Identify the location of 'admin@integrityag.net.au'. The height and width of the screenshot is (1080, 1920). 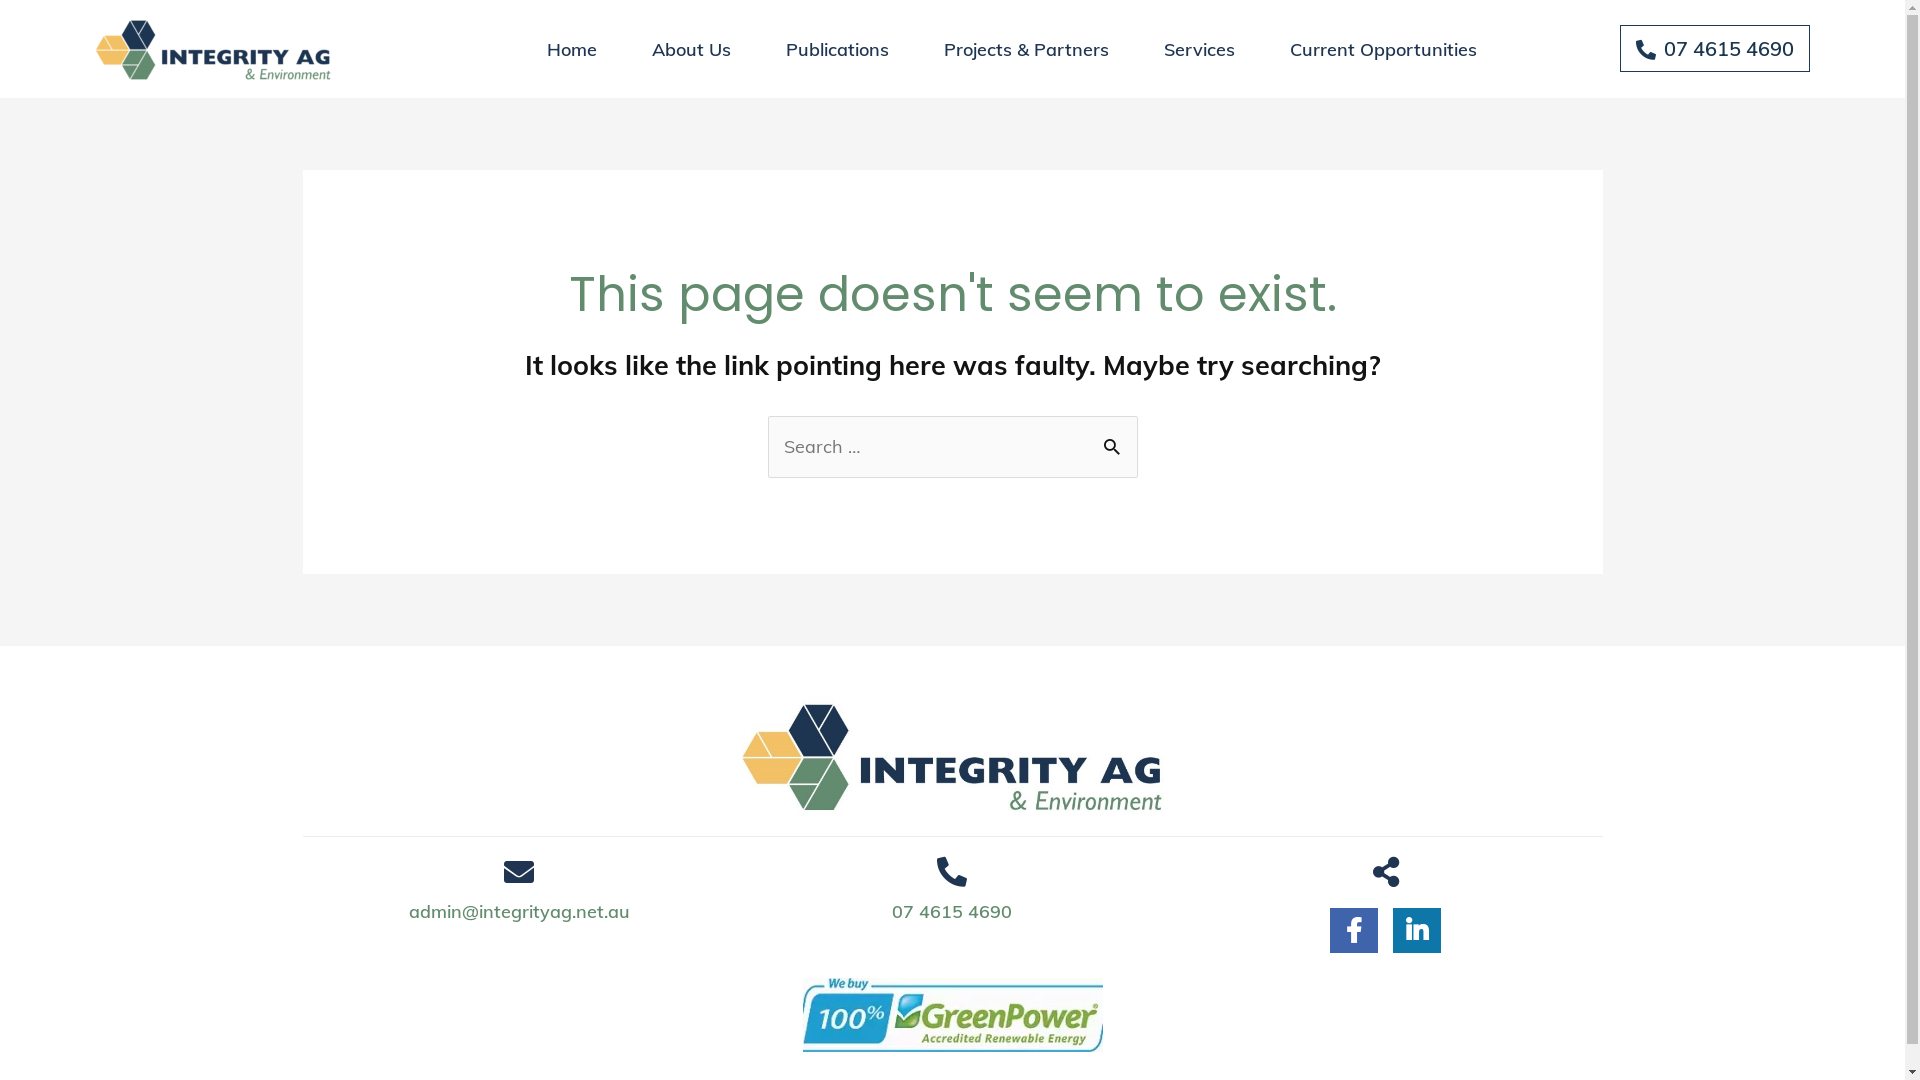
(519, 912).